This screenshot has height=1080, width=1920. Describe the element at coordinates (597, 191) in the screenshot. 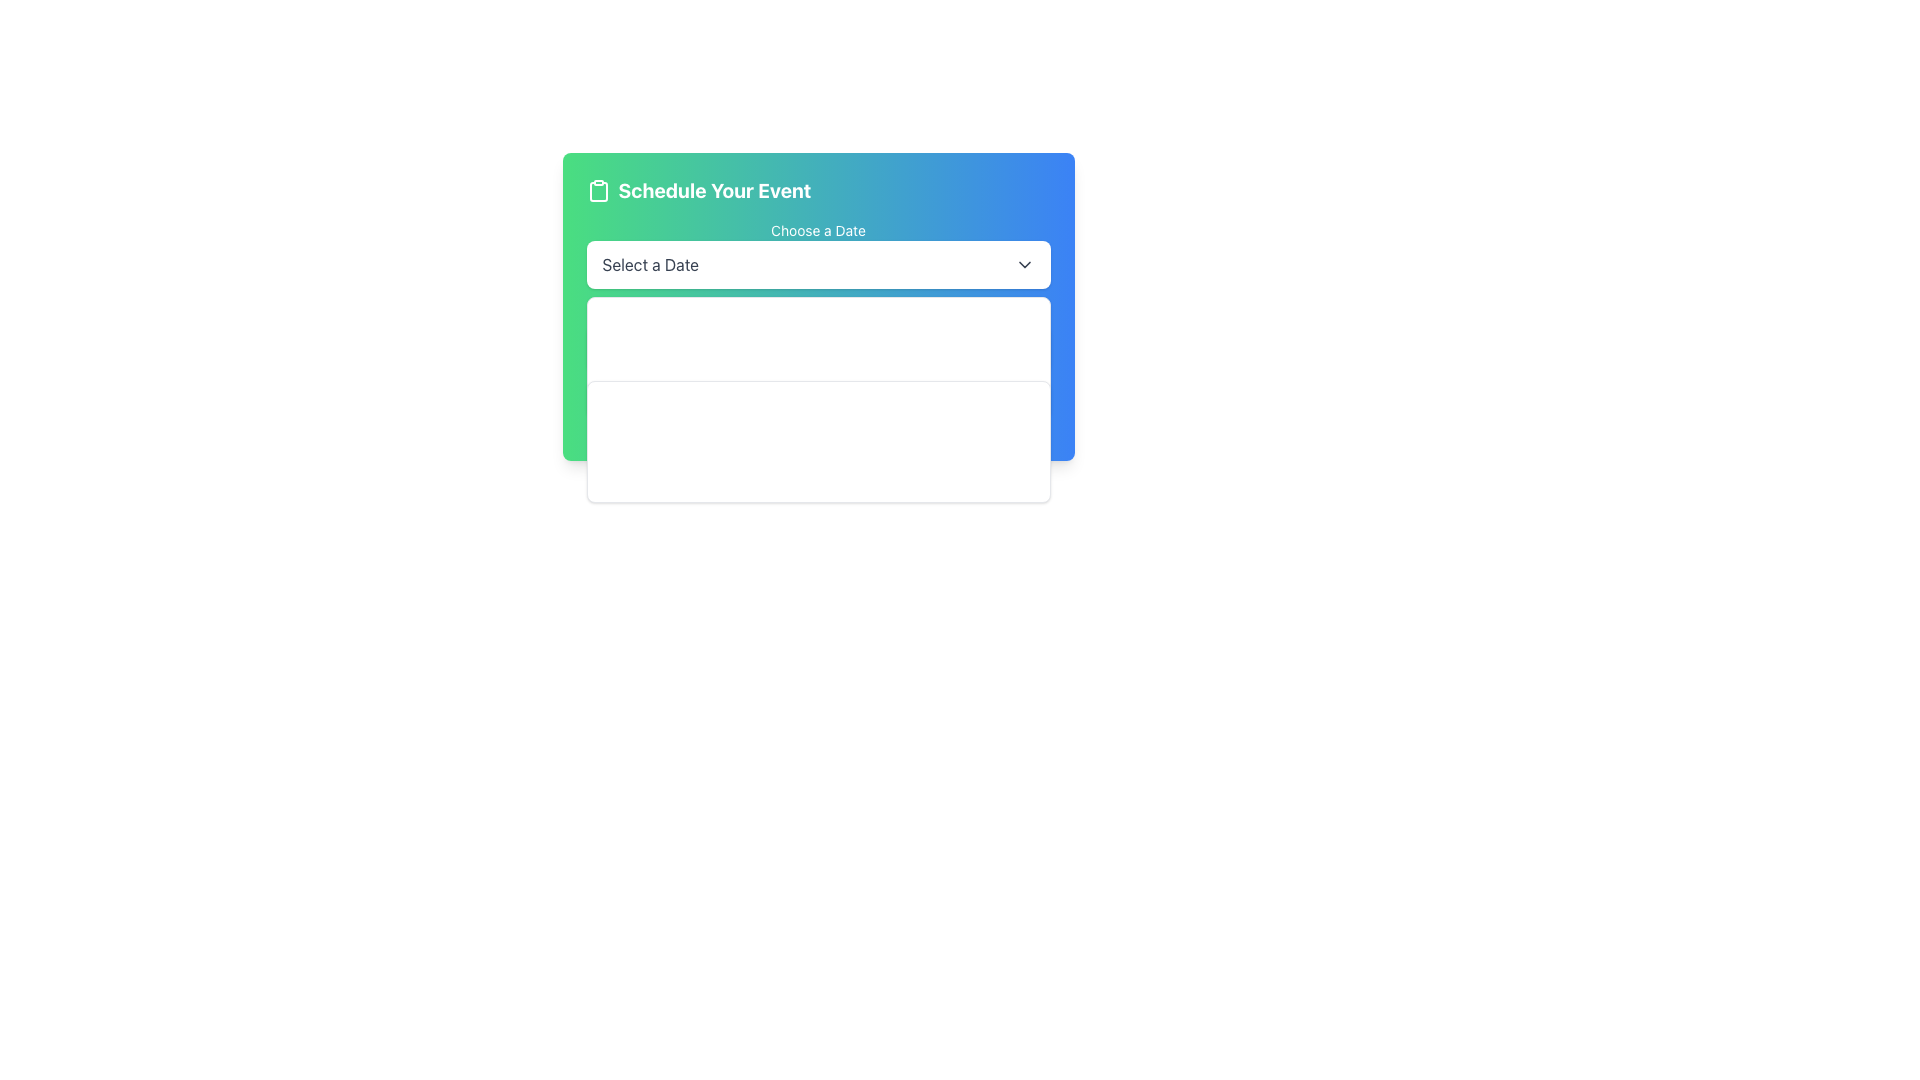

I see `the clipboard icon with a clean outline located in the header section, aligned left to the title text 'Schedule Your Event'` at that location.